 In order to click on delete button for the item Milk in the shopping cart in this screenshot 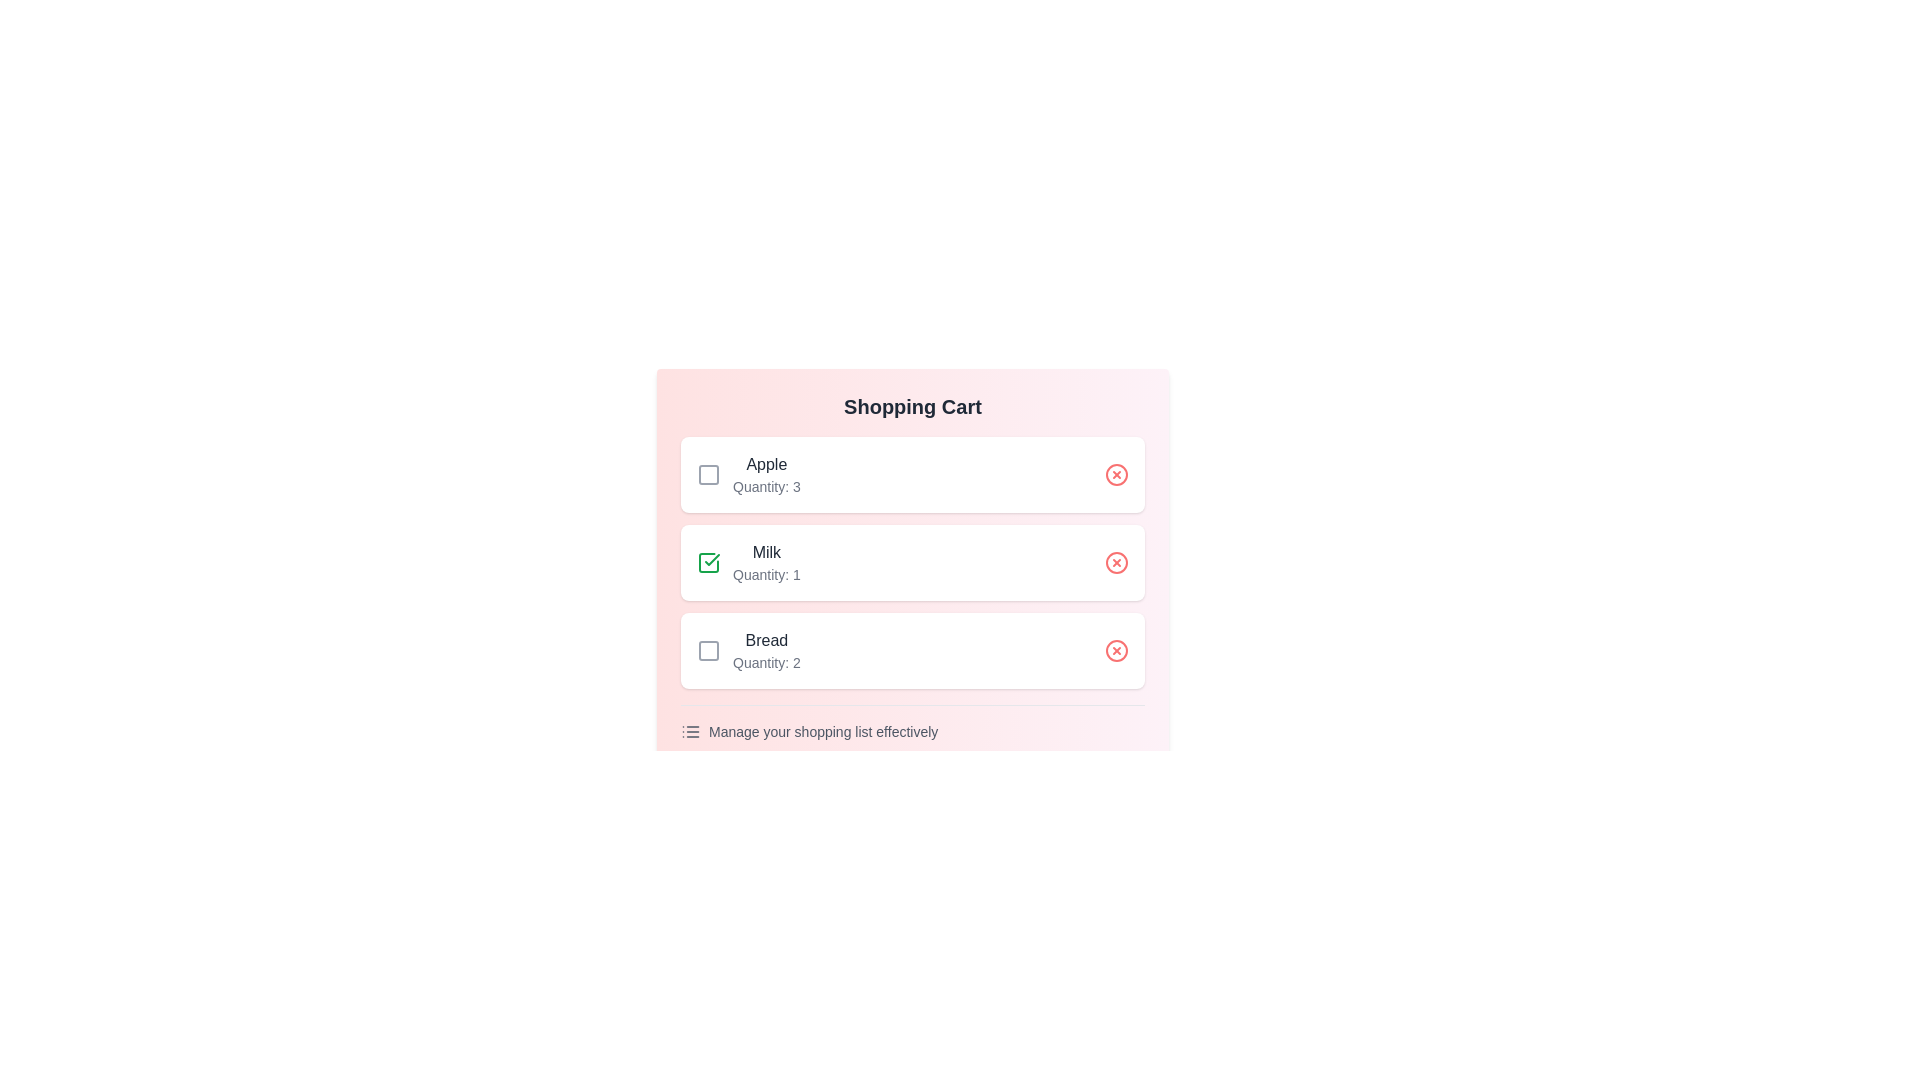, I will do `click(1116, 563)`.